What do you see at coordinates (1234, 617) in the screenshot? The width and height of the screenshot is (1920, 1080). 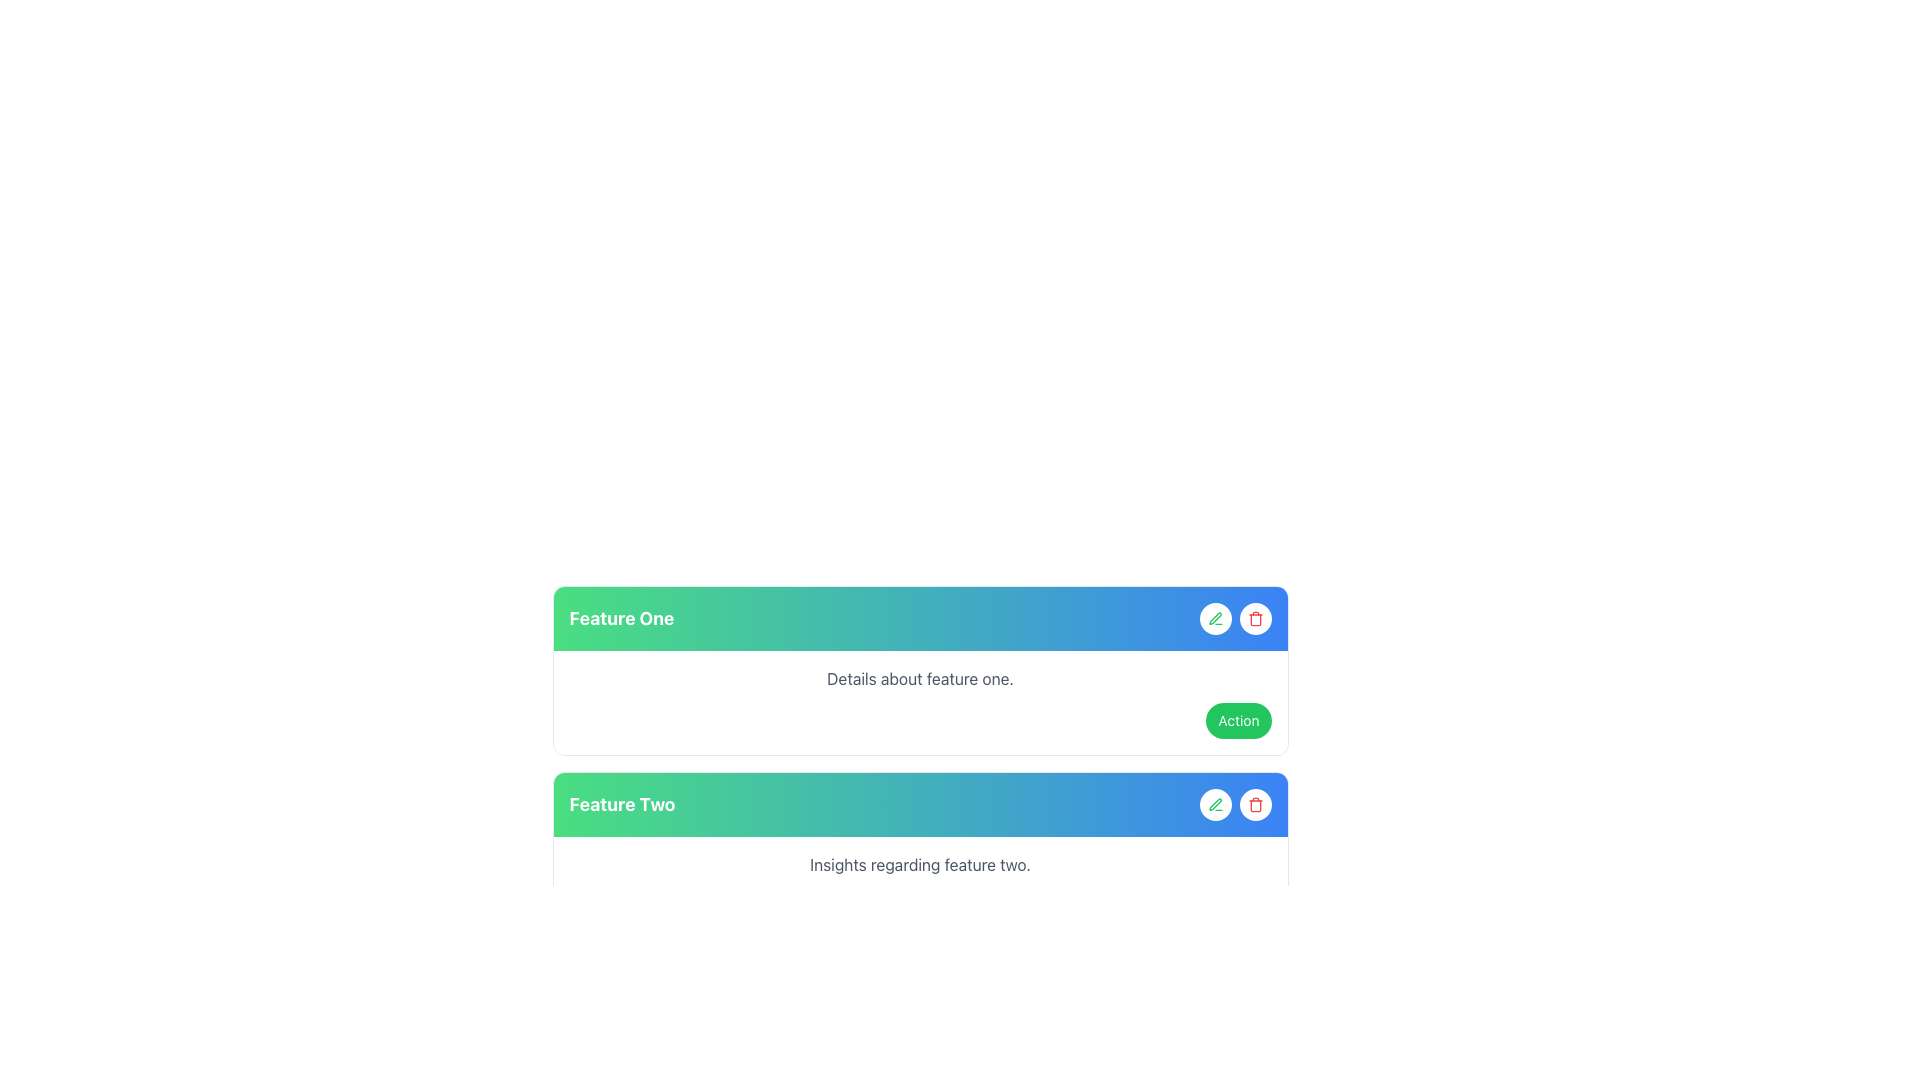 I see `the red delete button located on the right side of the edit button within the 'Feature One' card, which has a gradient background` at bounding box center [1234, 617].